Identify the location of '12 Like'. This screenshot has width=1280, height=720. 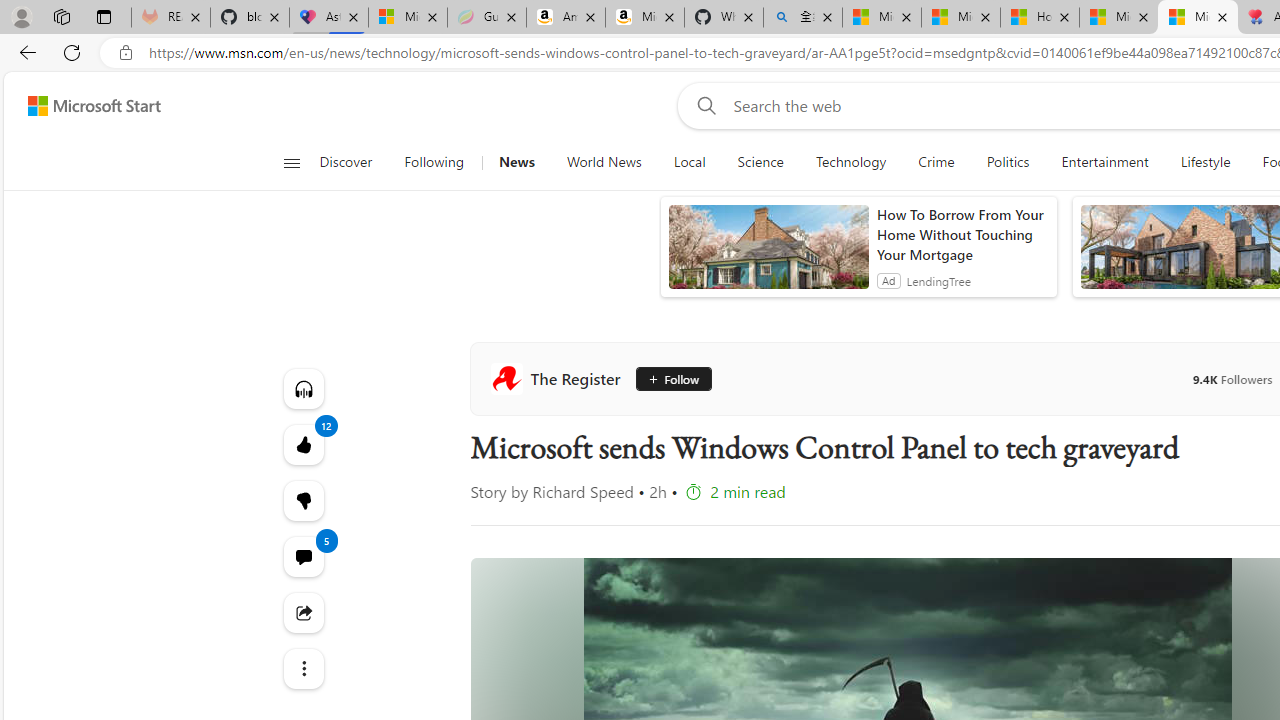
(302, 443).